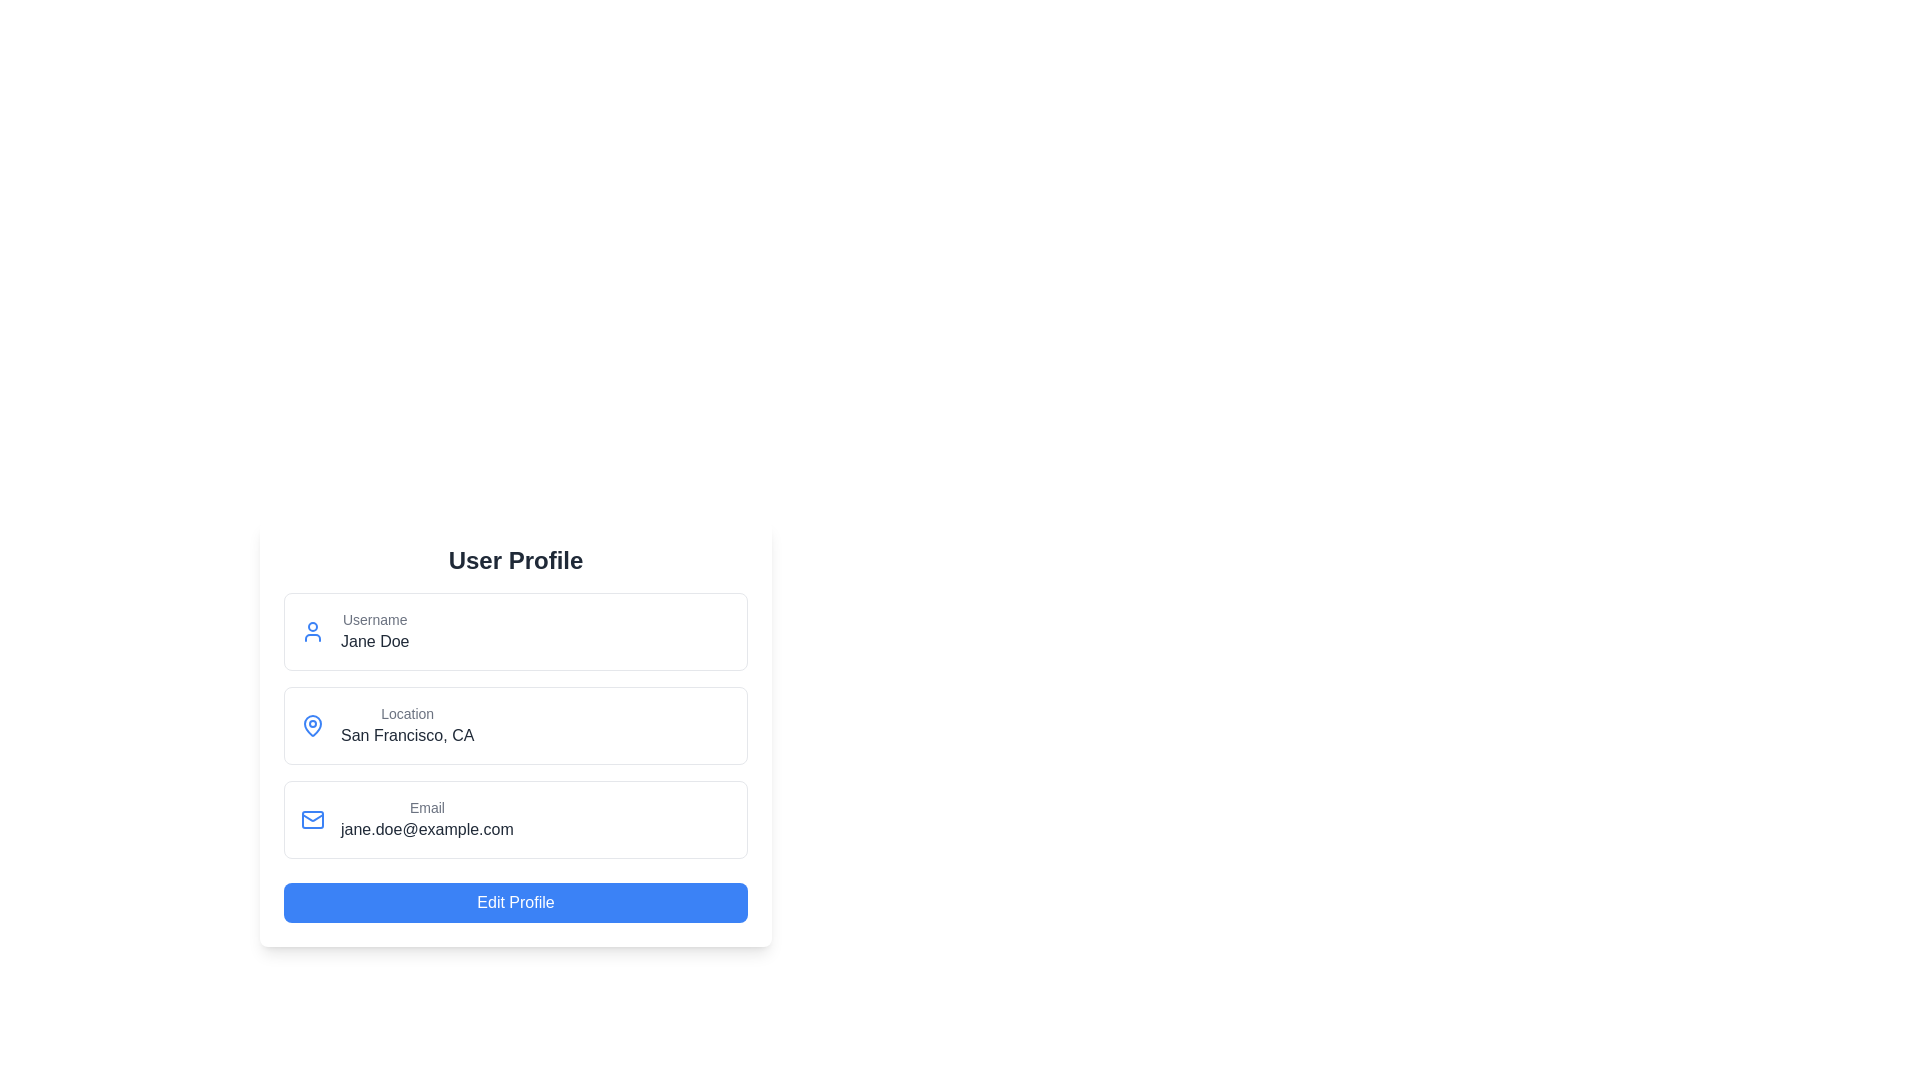 The width and height of the screenshot is (1920, 1080). I want to click on the text label displaying 'Email' in a small gray font, located above the email address in the user profile section, so click(426, 806).